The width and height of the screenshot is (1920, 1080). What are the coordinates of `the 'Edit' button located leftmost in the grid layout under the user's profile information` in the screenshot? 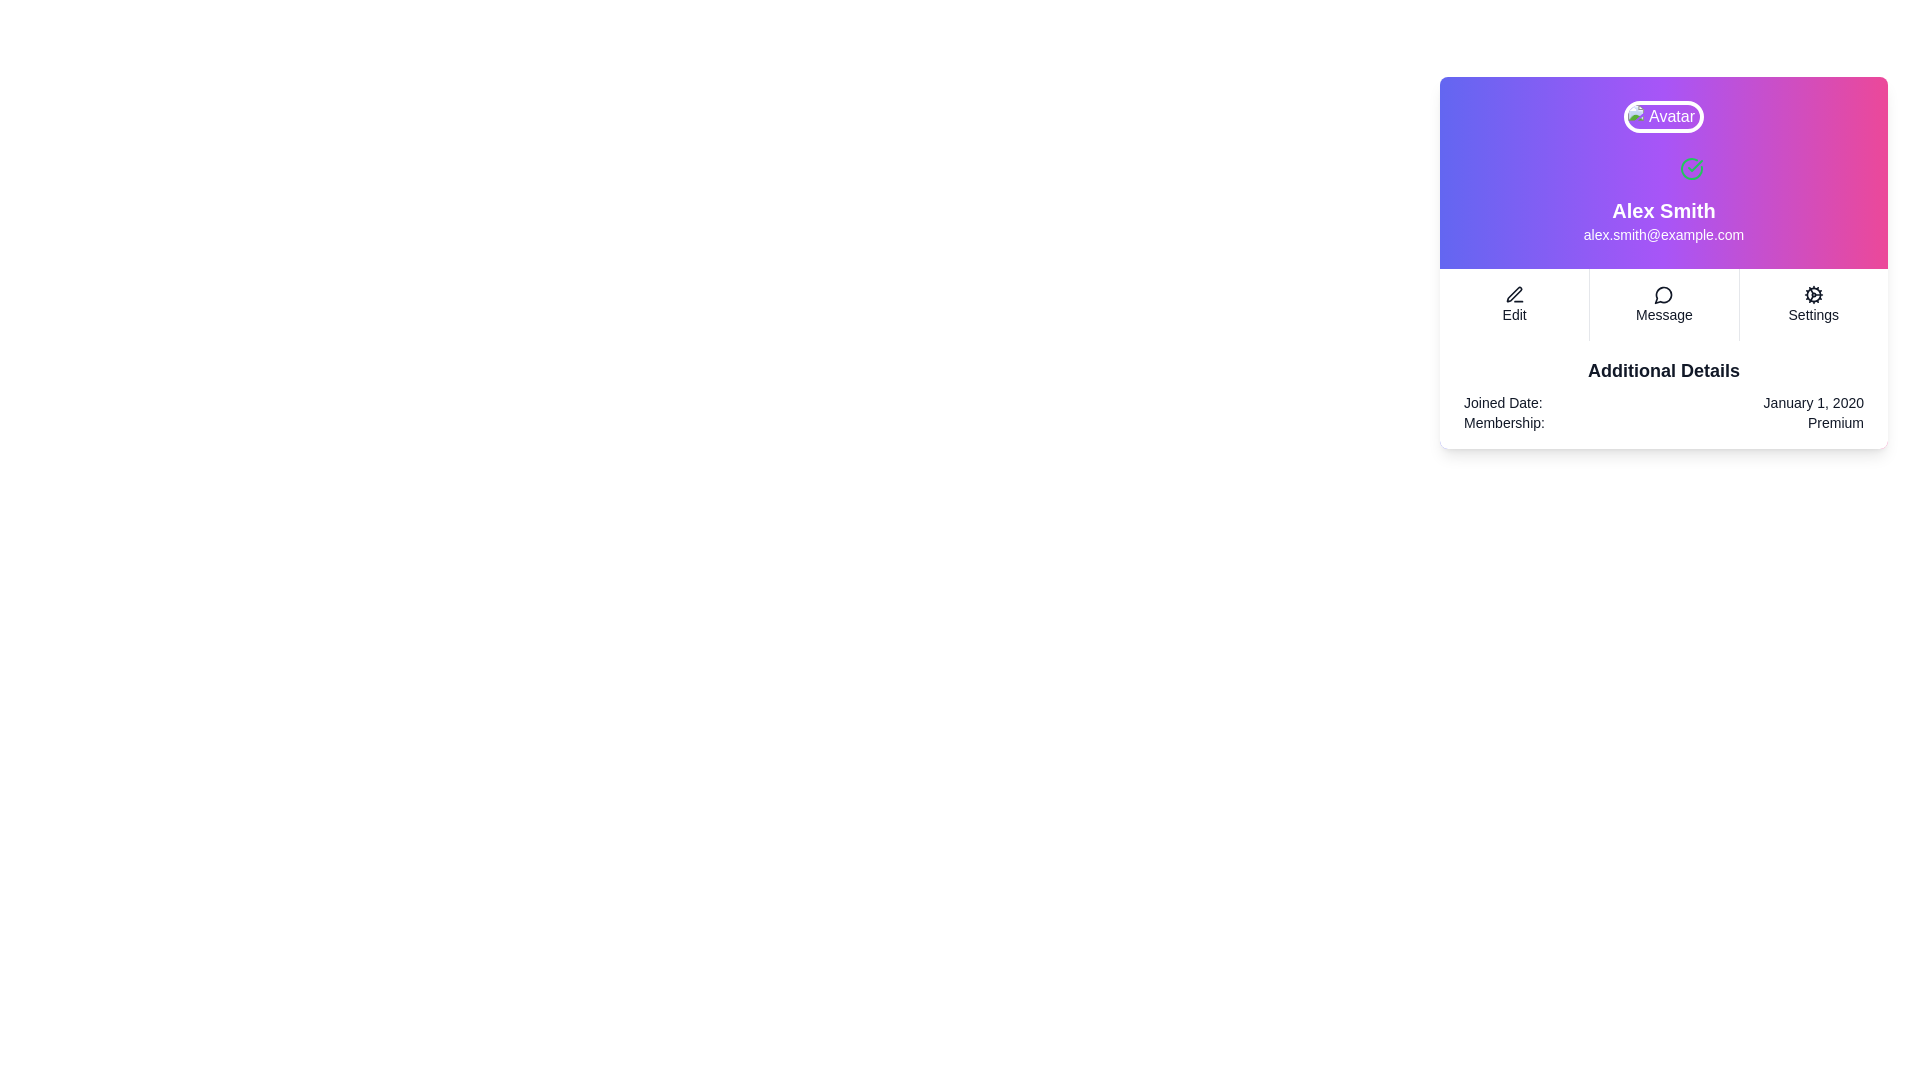 It's located at (1514, 304).